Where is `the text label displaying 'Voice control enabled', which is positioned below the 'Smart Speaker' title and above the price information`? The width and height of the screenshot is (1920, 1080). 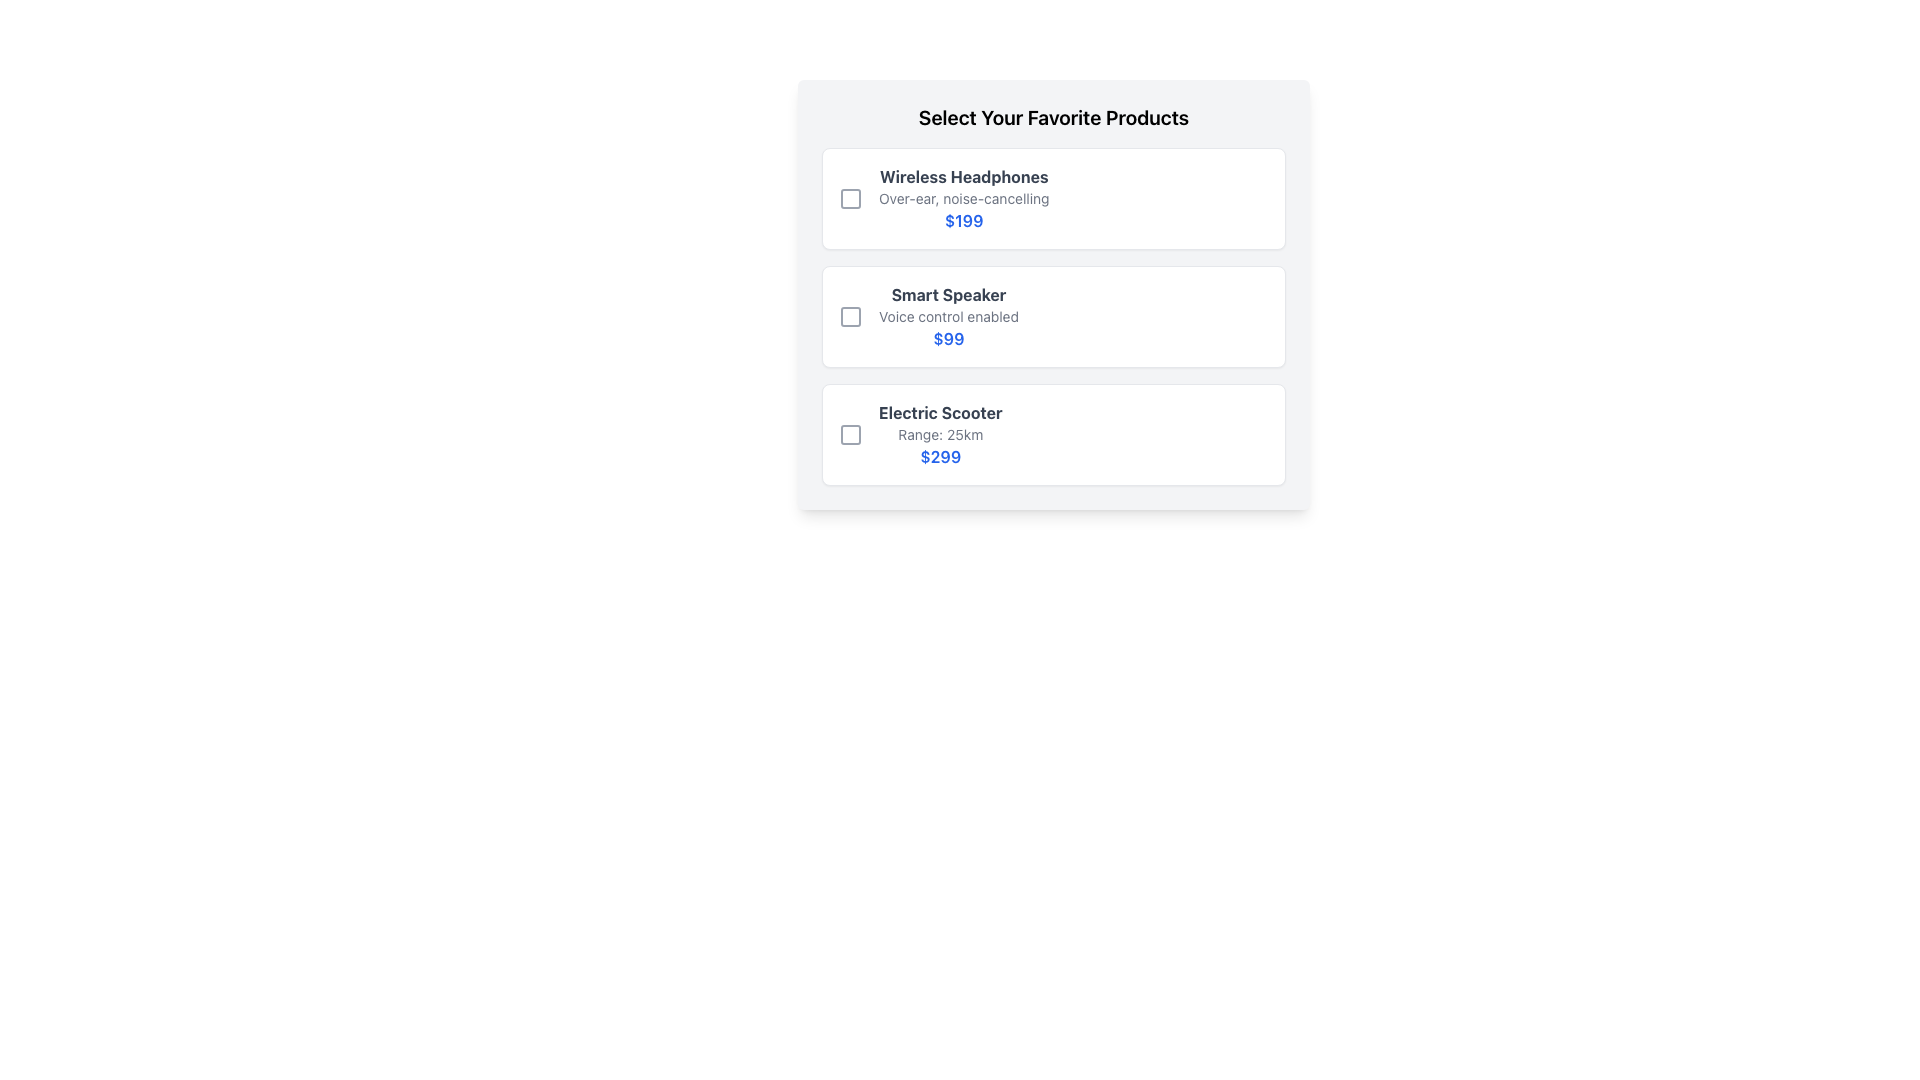 the text label displaying 'Voice control enabled', which is positioned below the 'Smart Speaker' title and above the price information is located at coordinates (948, 315).